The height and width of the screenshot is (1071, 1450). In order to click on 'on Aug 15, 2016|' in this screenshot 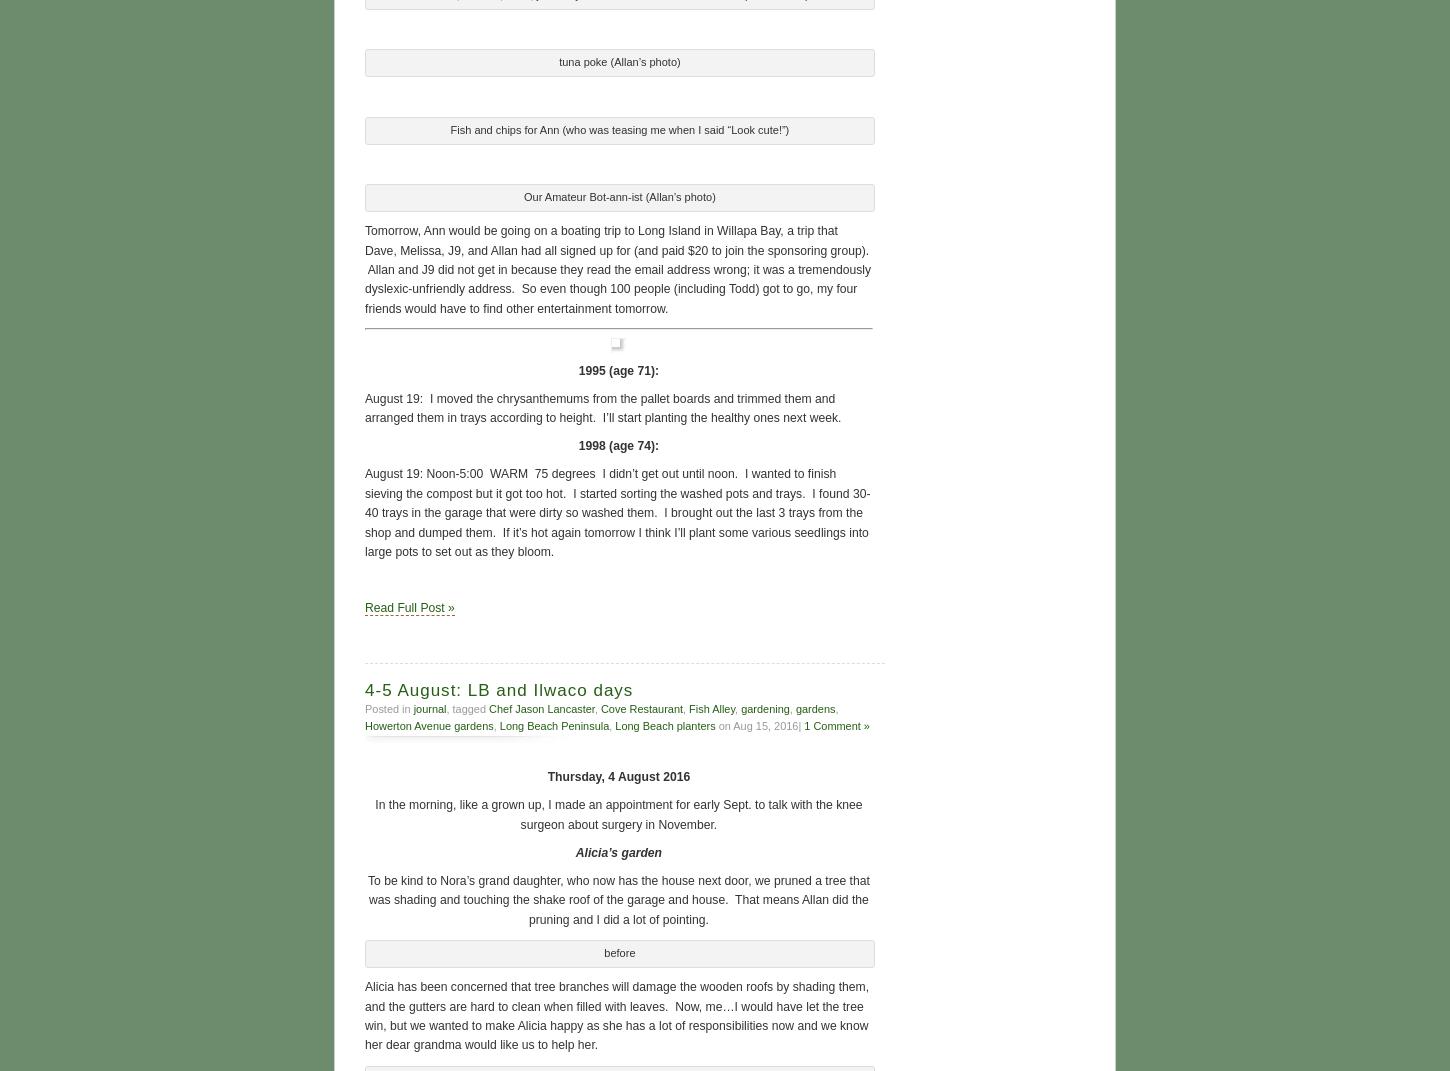, I will do `click(713, 723)`.